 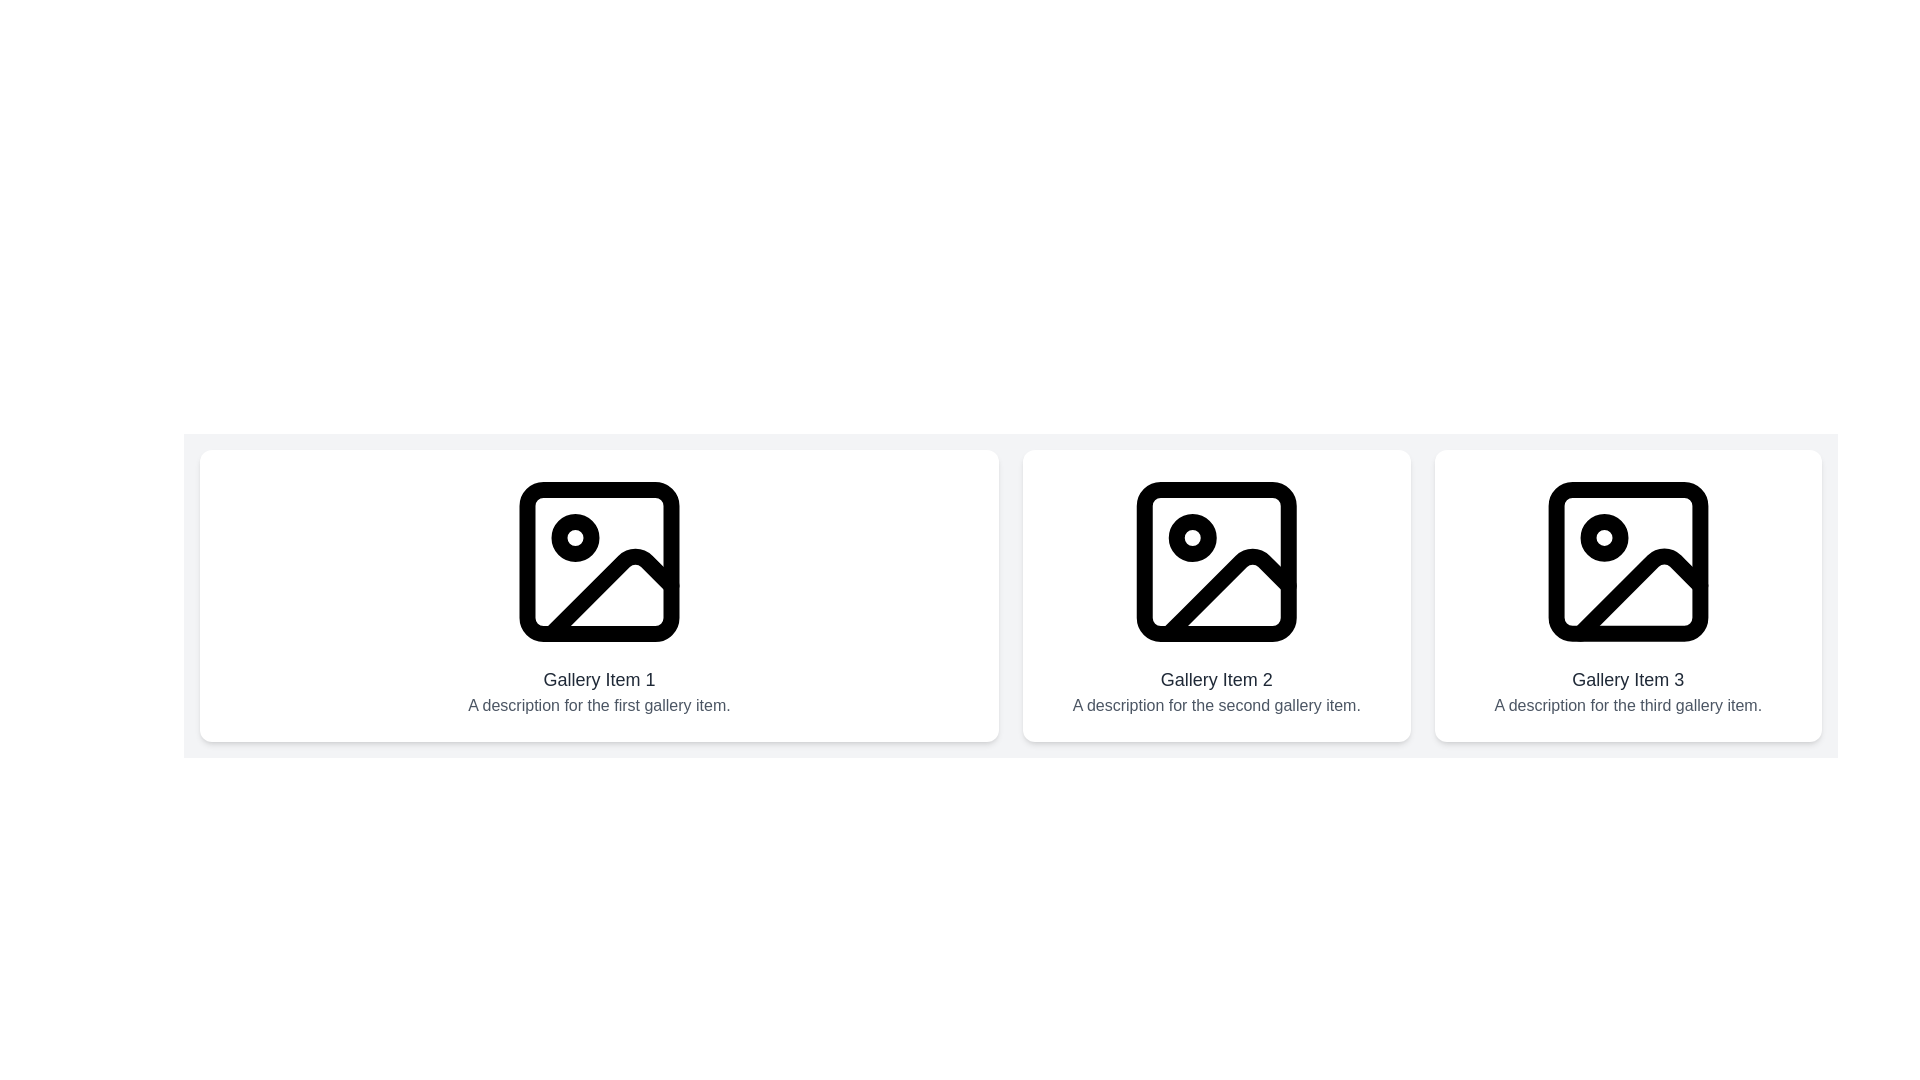 I want to click on the text block that provides the title and description for the second gallery item, located beneath the image, so click(x=1215, y=690).